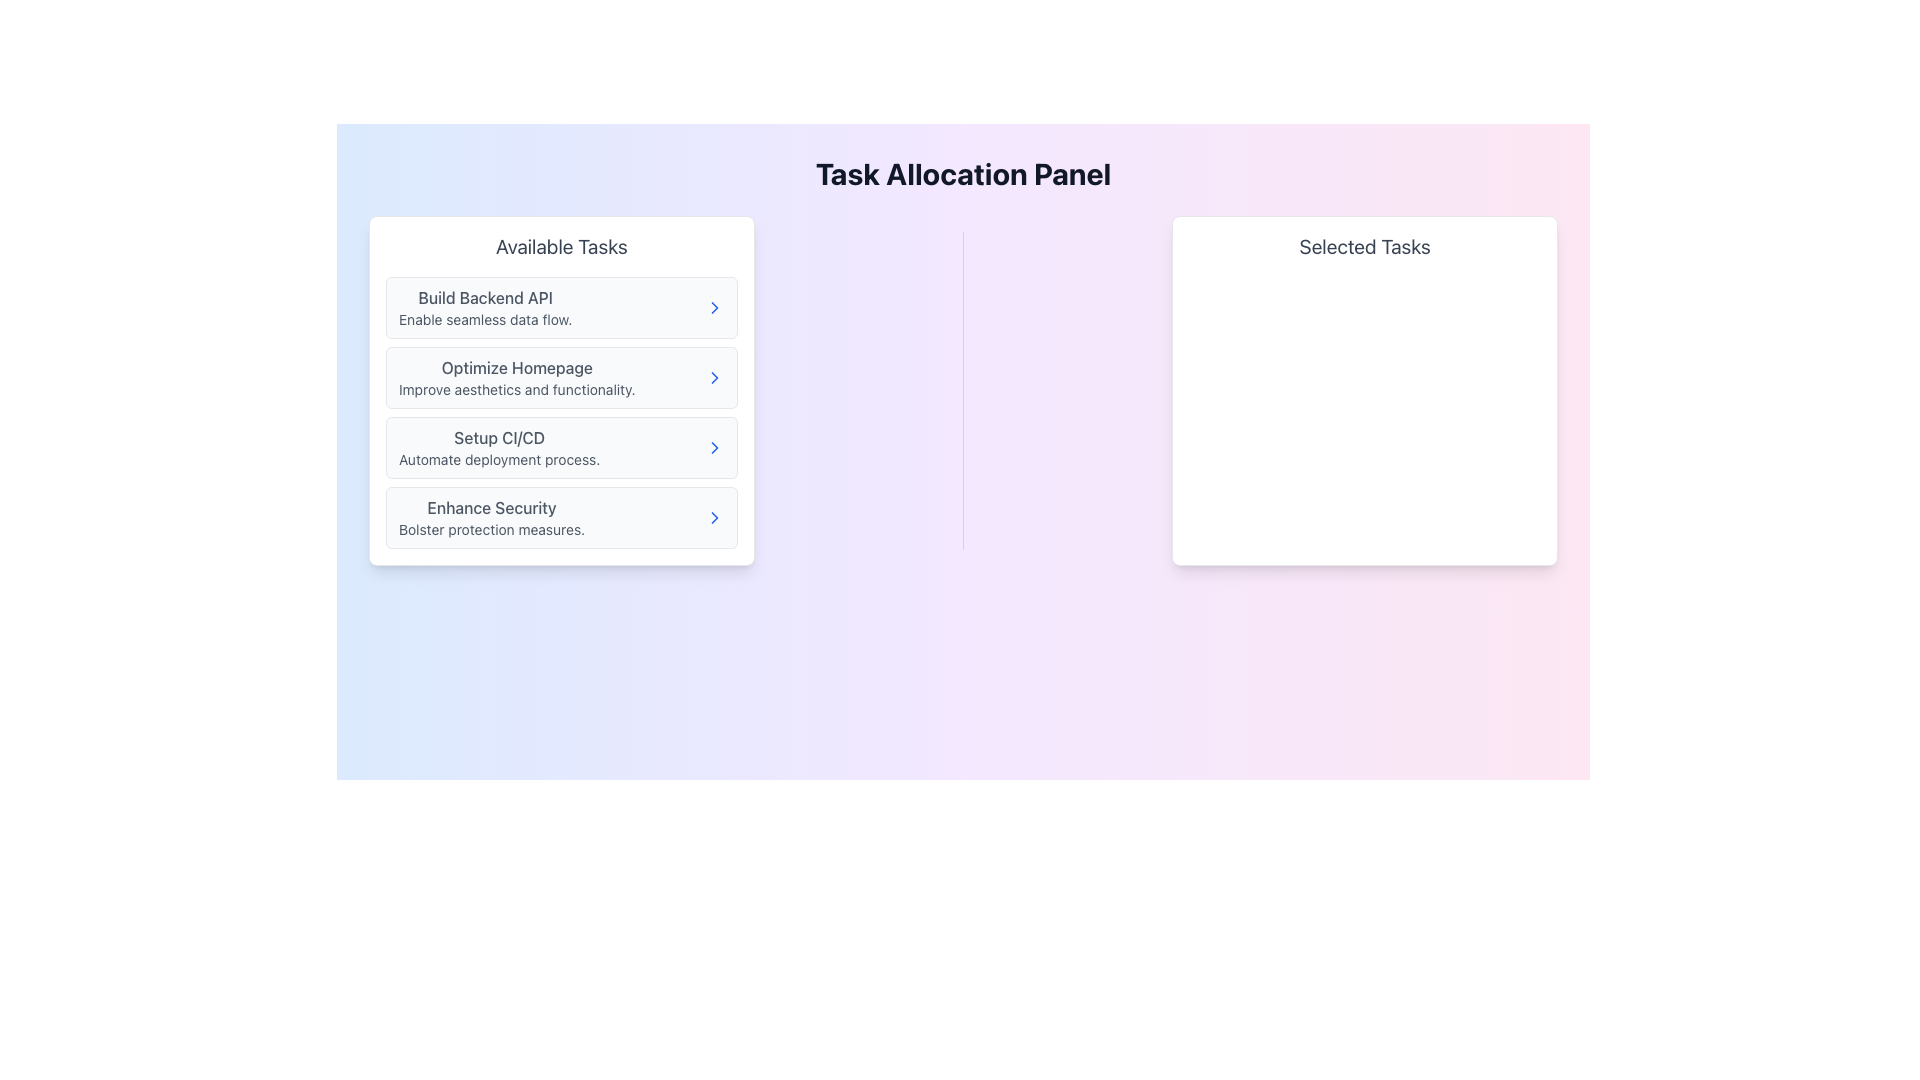 Image resolution: width=1920 pixels, height=1080 pixels. What do you see at coordinates (714, 446) in the screenshot?
I see `the chevron icon located on the far right of the list item labeled 'Setup CI/CD' in the 'Available Tasks' section` at bounding box center [714, 446].